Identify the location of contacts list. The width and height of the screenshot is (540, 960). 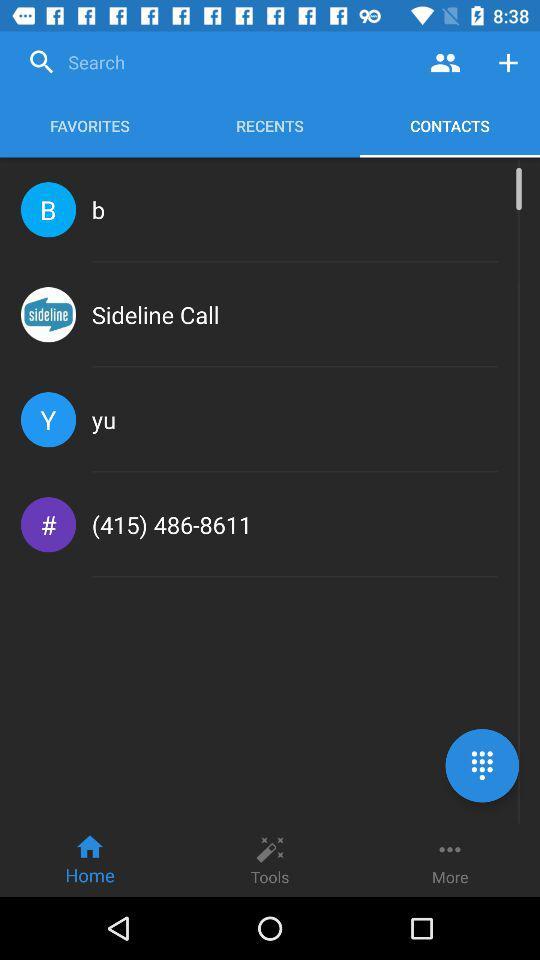
(445, 62).